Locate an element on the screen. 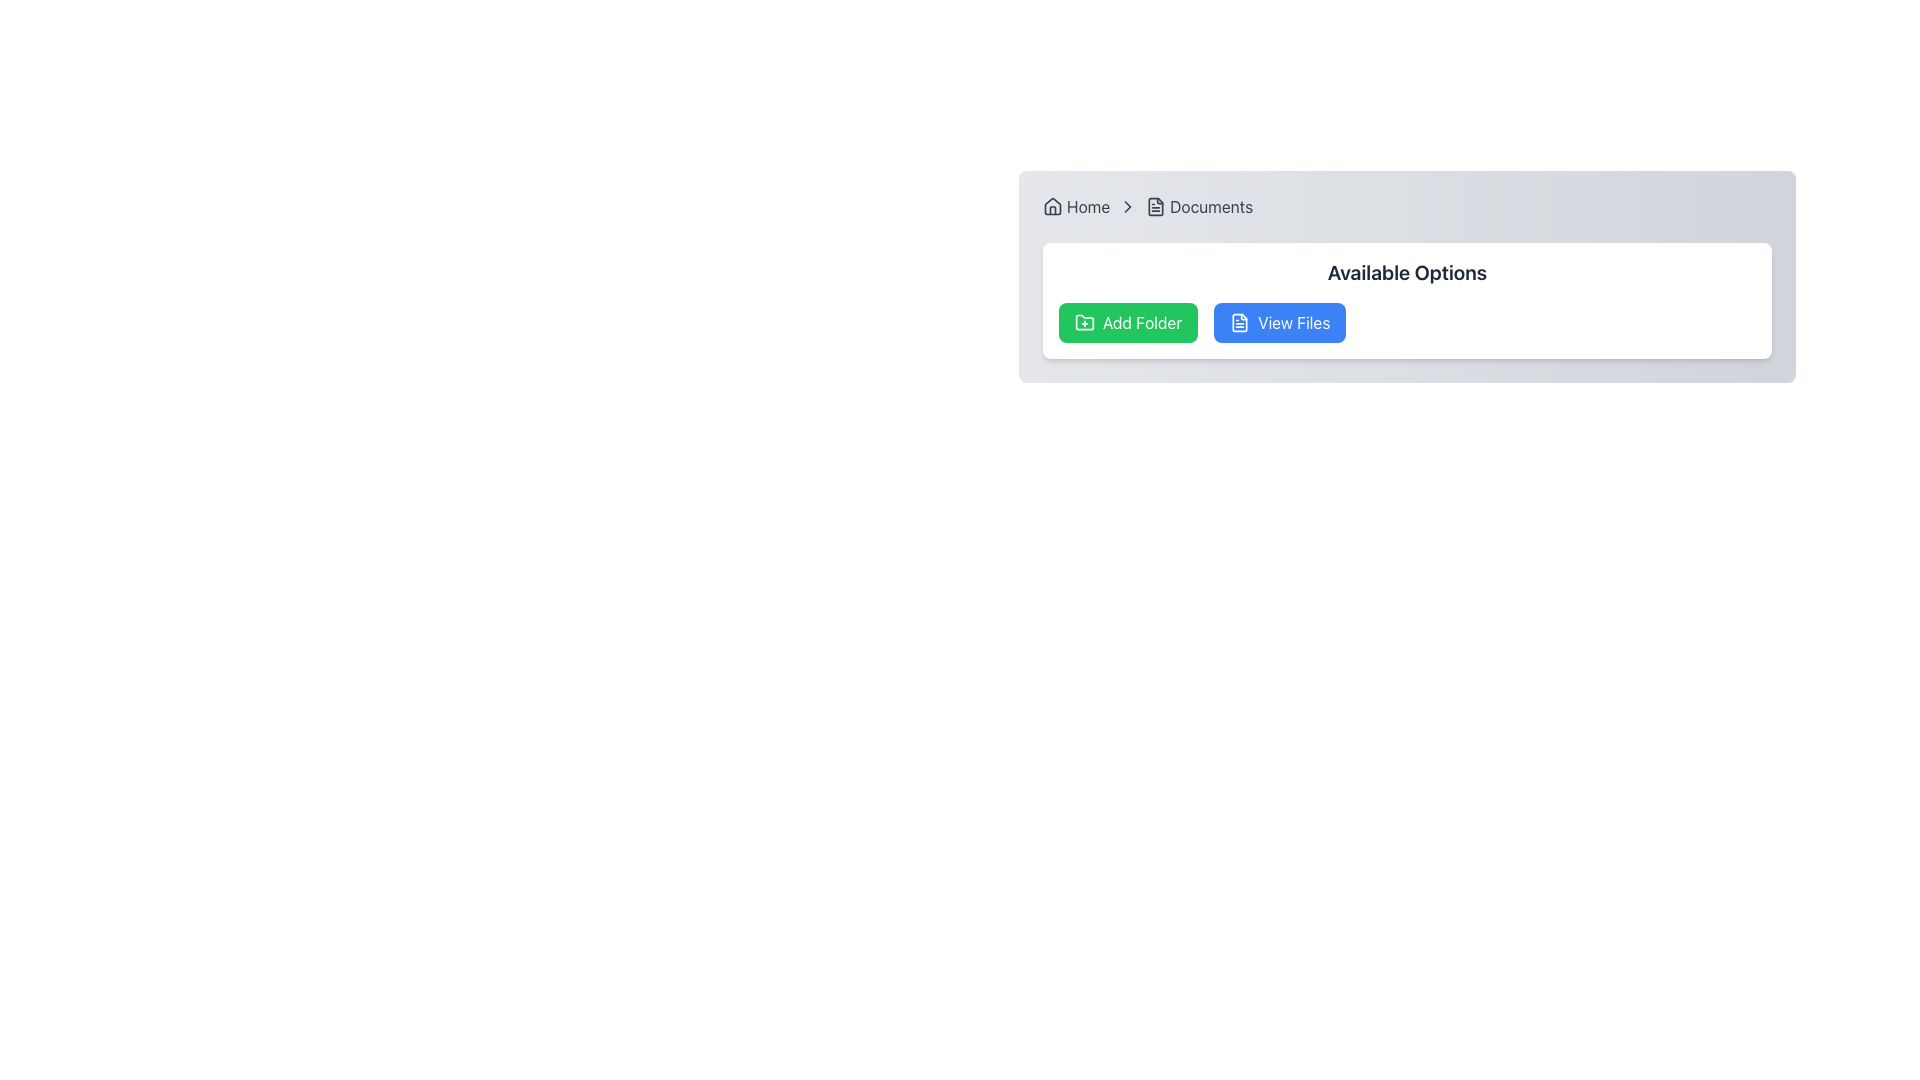  the Breadcrumb link text labeled 'Documents' is located at coordinates (1210, 207).